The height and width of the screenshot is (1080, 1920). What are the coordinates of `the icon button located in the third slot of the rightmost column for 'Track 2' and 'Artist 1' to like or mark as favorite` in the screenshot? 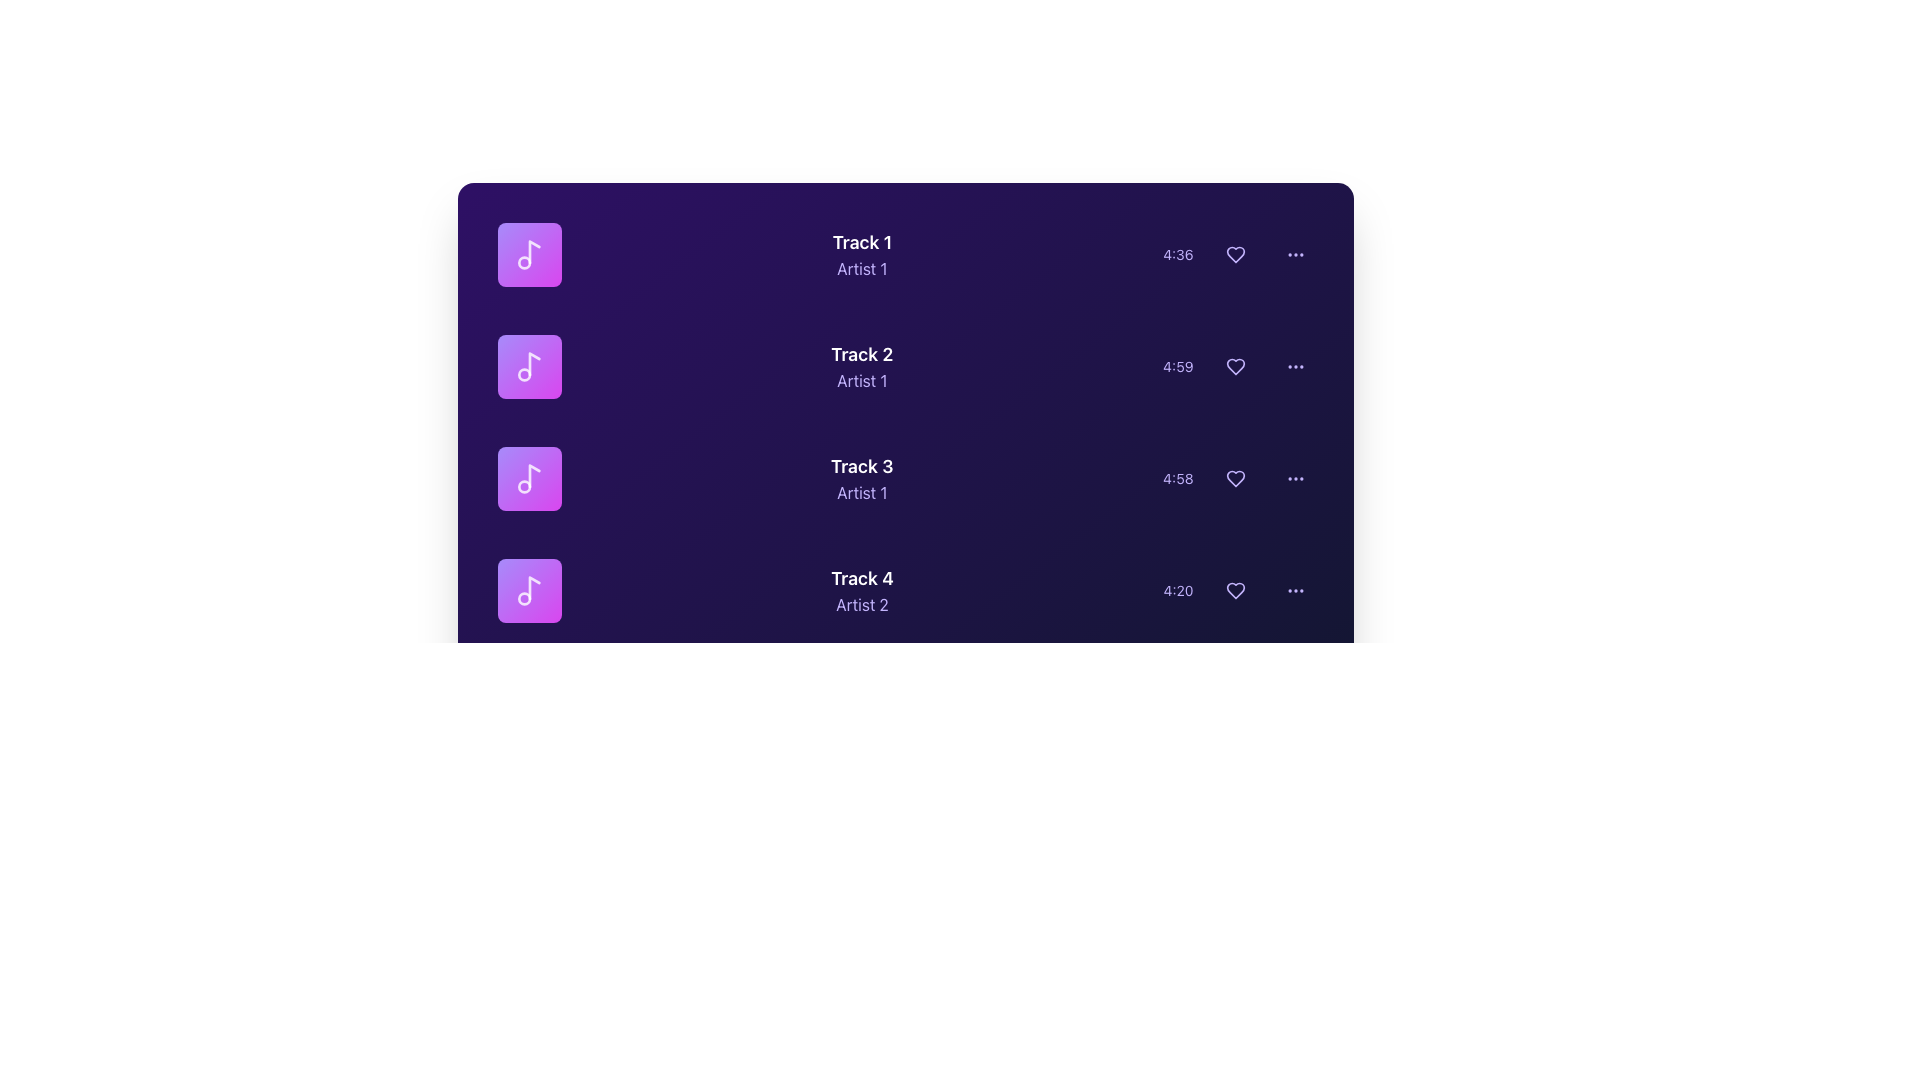 It's located at (1237, 366).